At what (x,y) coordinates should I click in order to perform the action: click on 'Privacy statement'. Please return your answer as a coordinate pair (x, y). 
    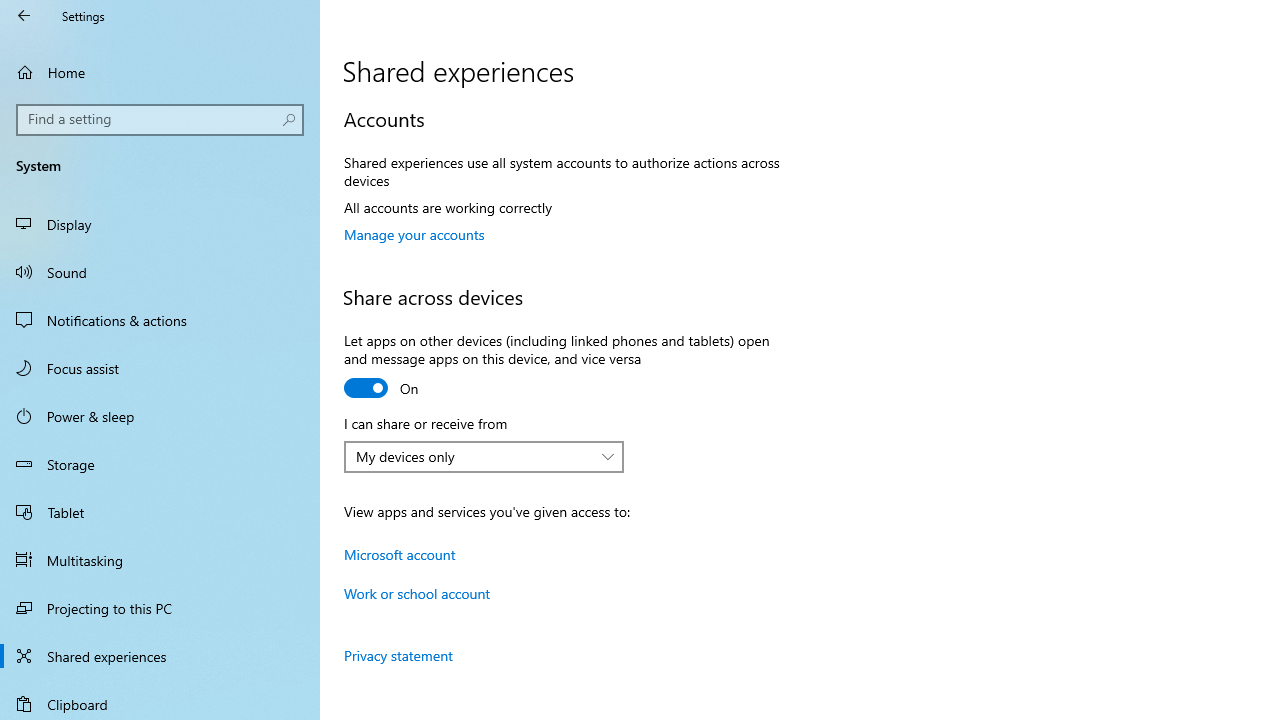
    Looking at the image, I should click on (398, 655).